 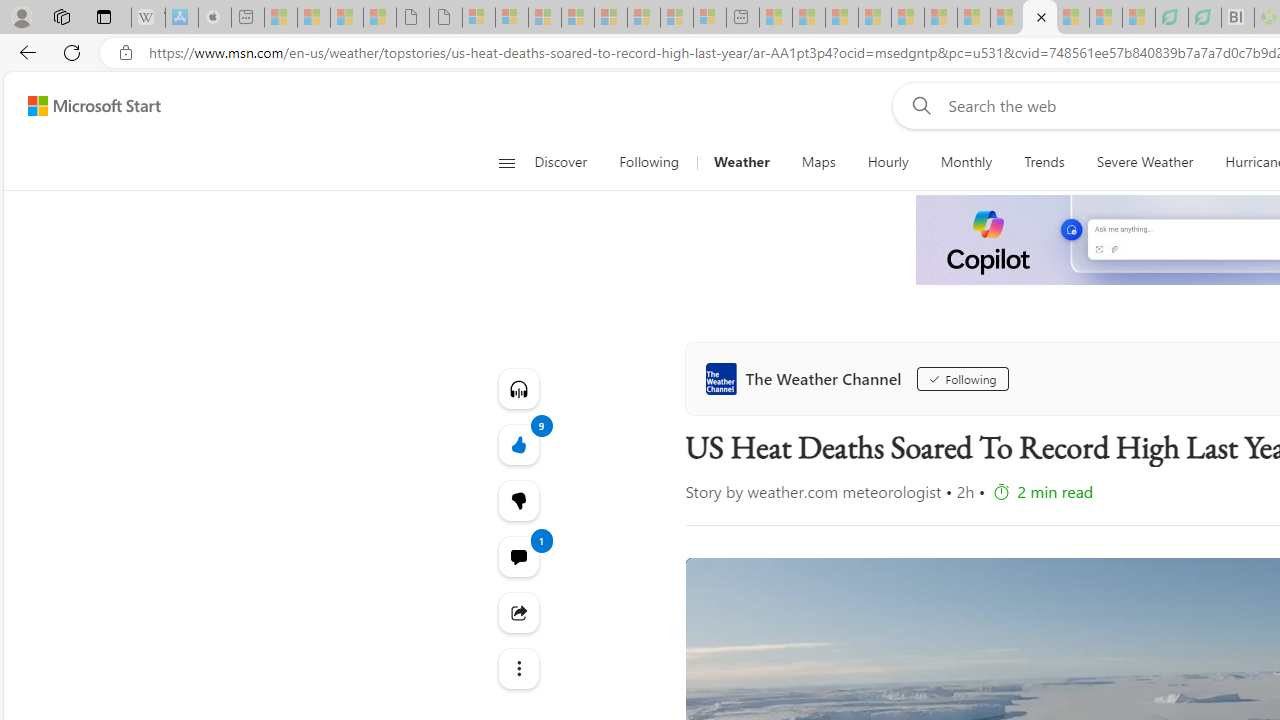 What do you see at coordinates (518, 443) in the screenshot?
I see `'9 Like'` at bounding box center [518, 443].